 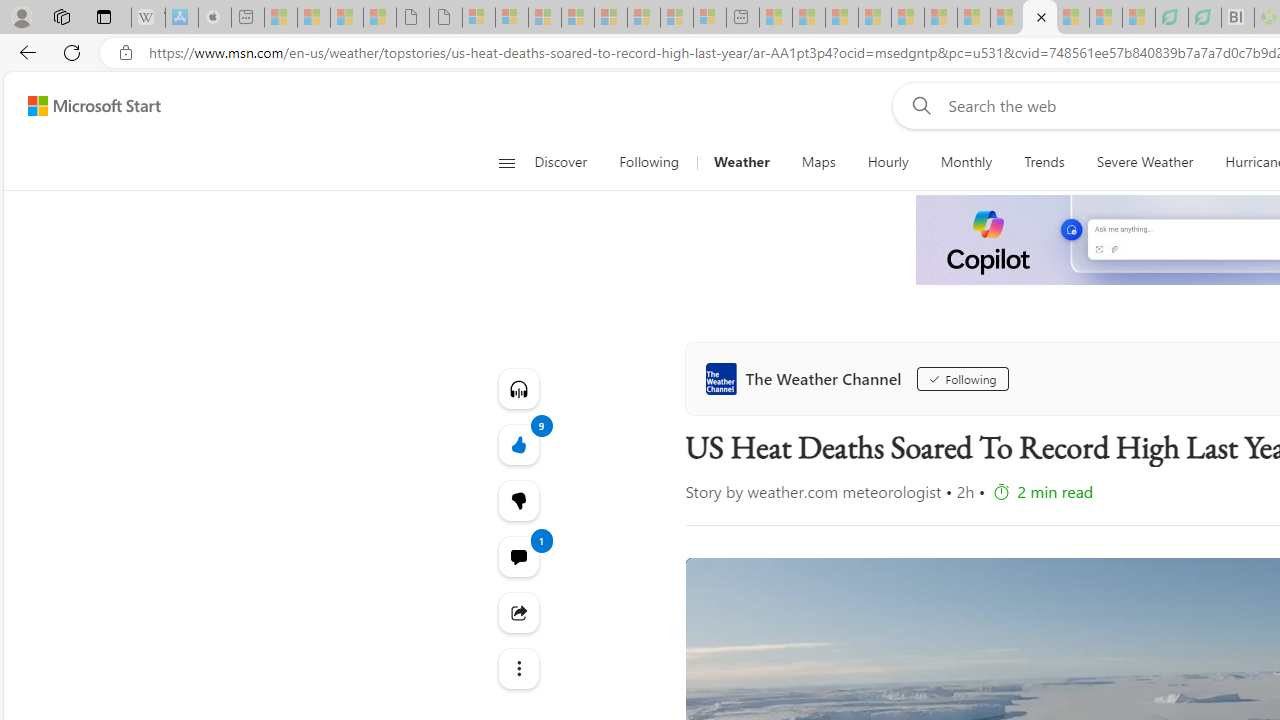 What do you see at coordinates (518, 443) in the screenshot?
I see `'9 Like'` at bounding box center [518, 443].